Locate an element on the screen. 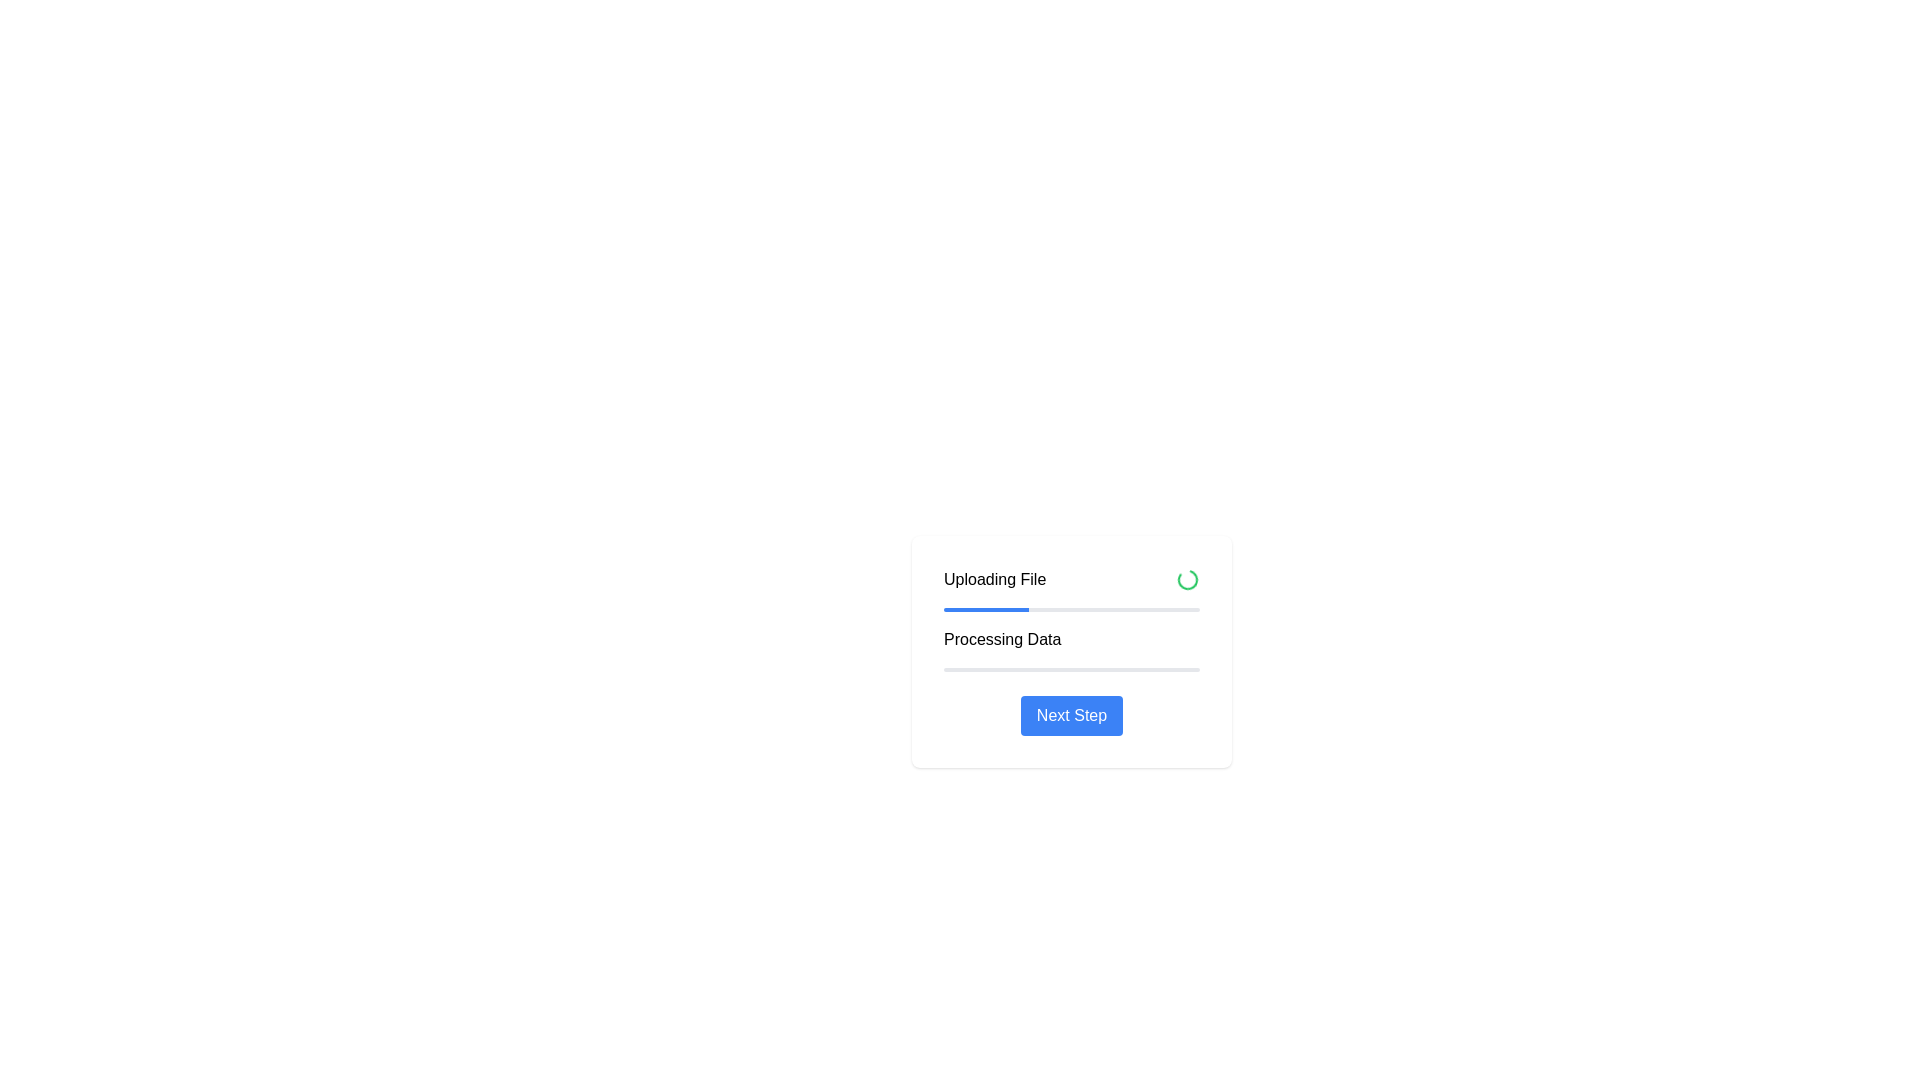 Image resolution: width=1920 pixels, height=1080 pixels. the button that serves to proceed to the next step in the process, which is located below a progress bar and text descriptions, centered horizontally at the bottom of a white panel is located at coordinates (1070, 715).